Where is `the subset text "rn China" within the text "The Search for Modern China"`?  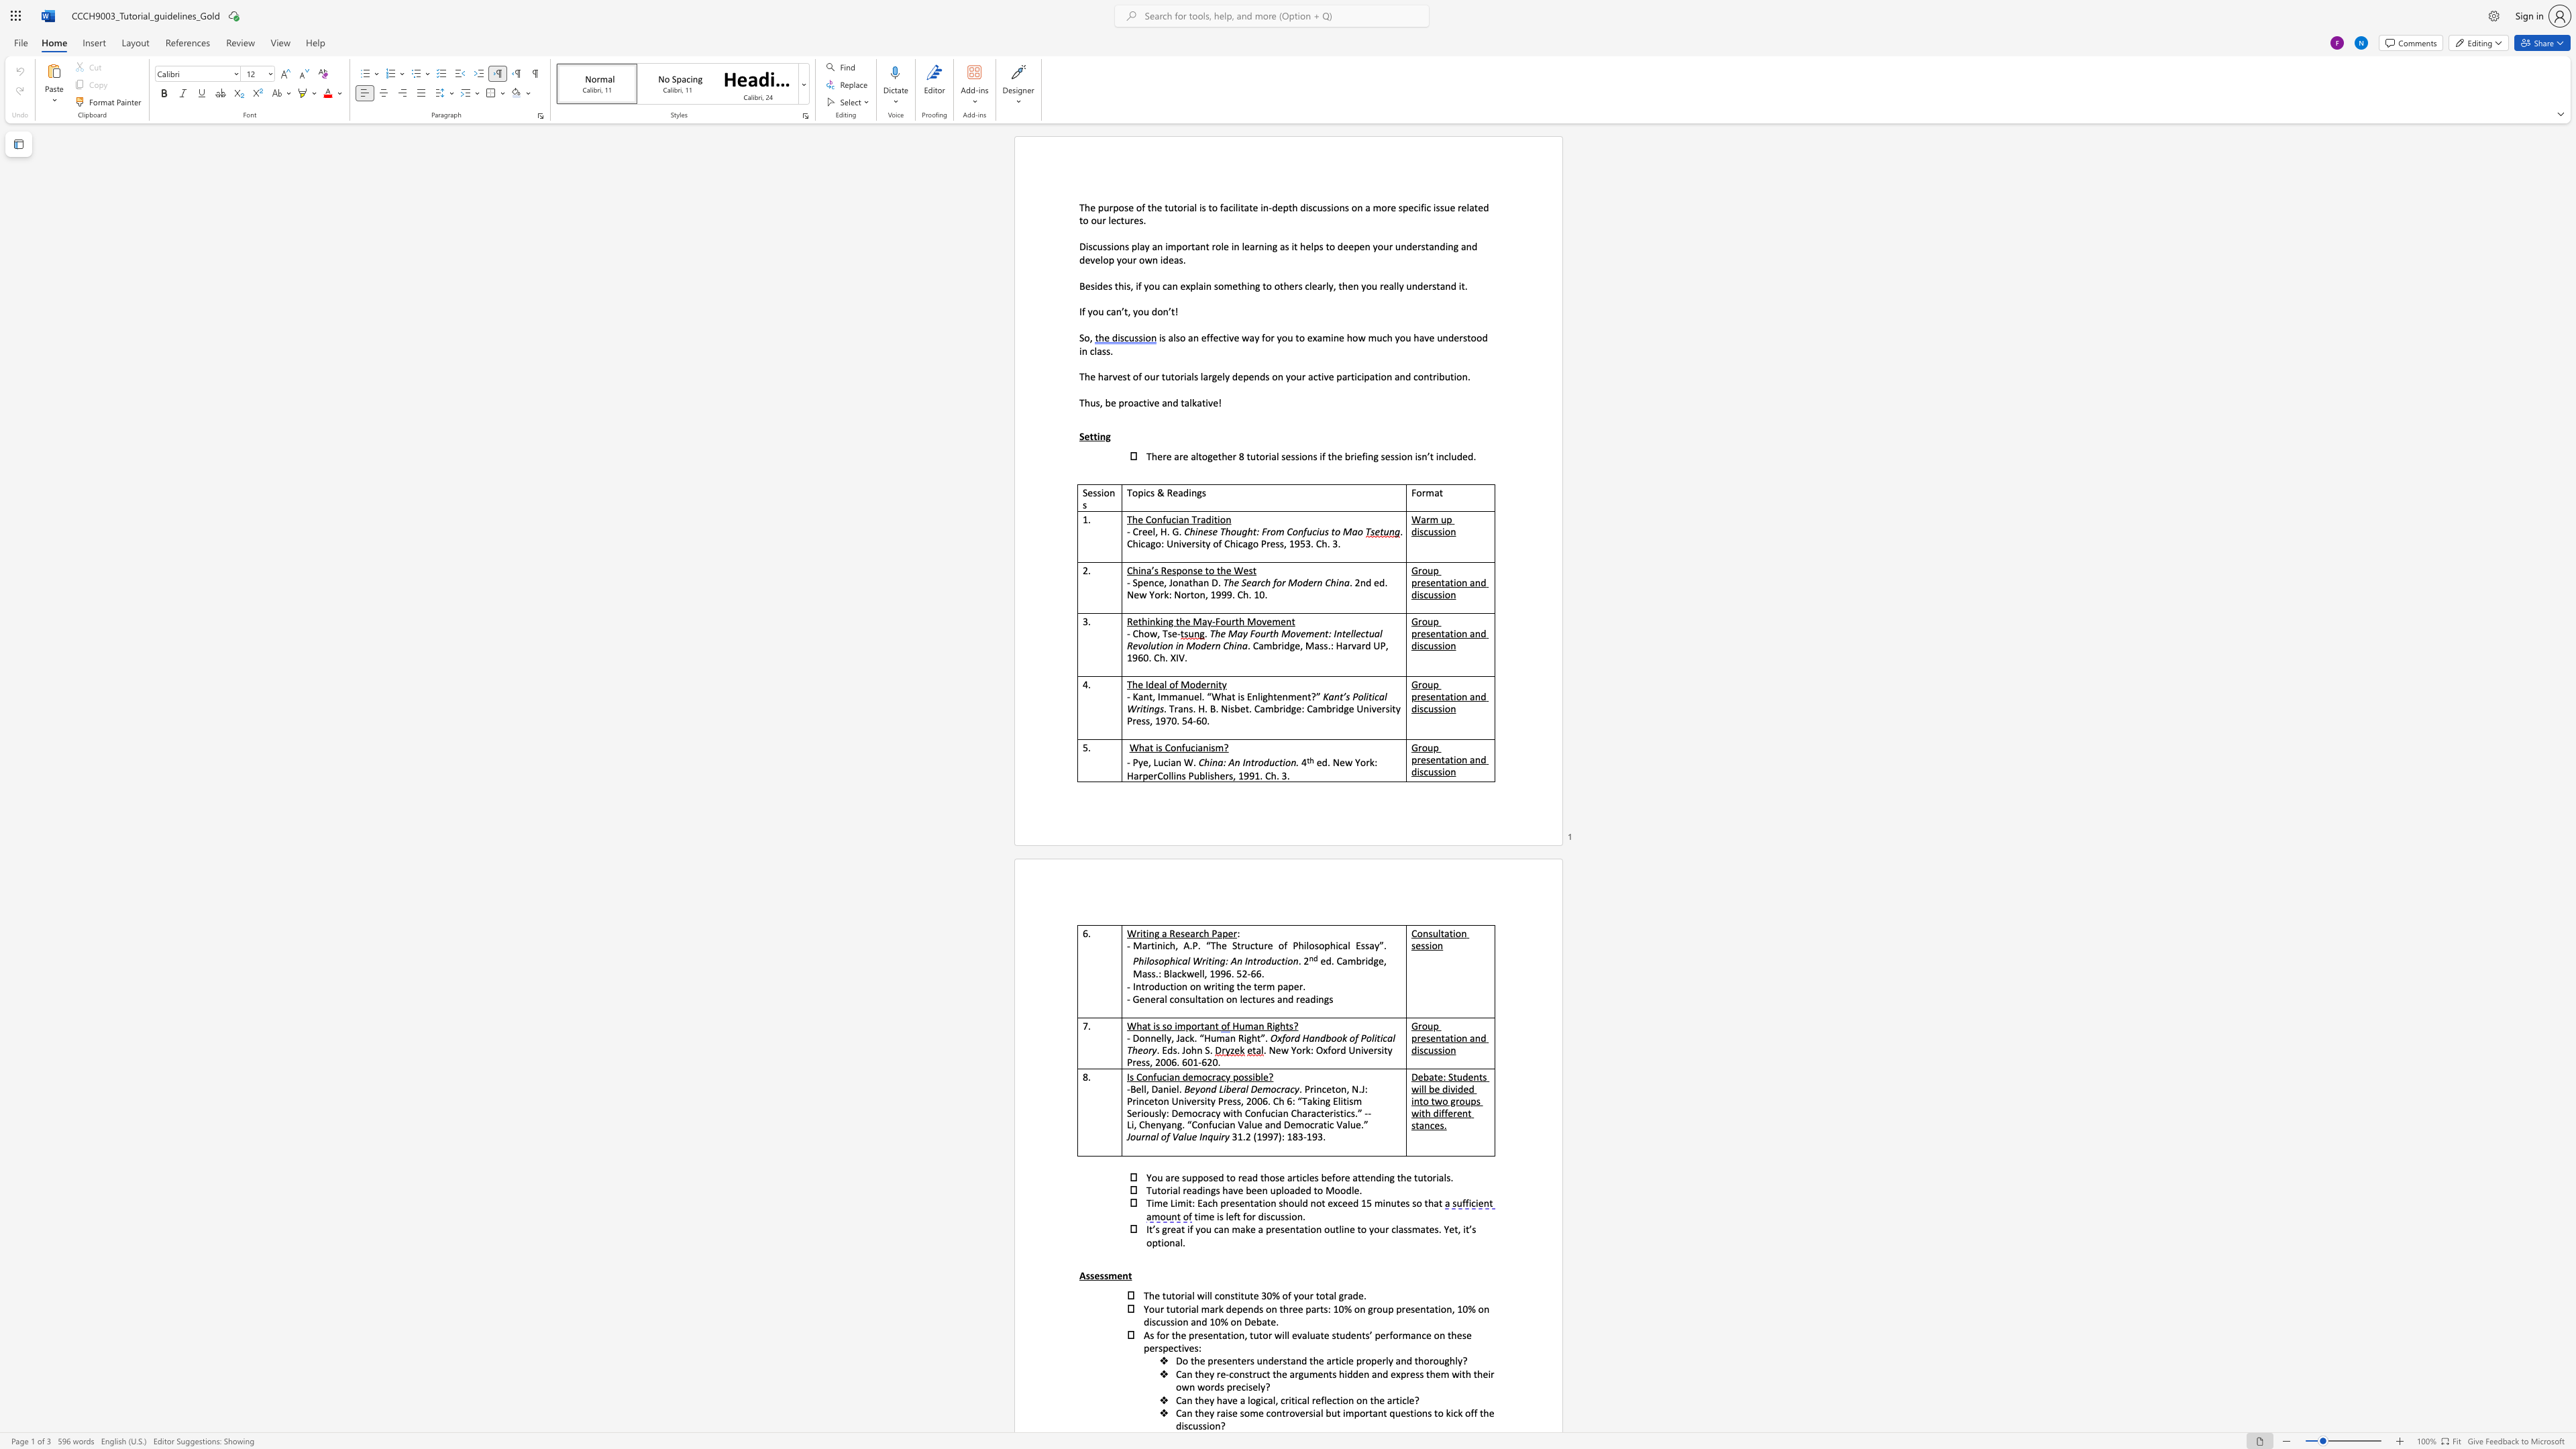 the subset text "rn China" within the text "The Search for Modern China" is located at coordinates (1313, 582).